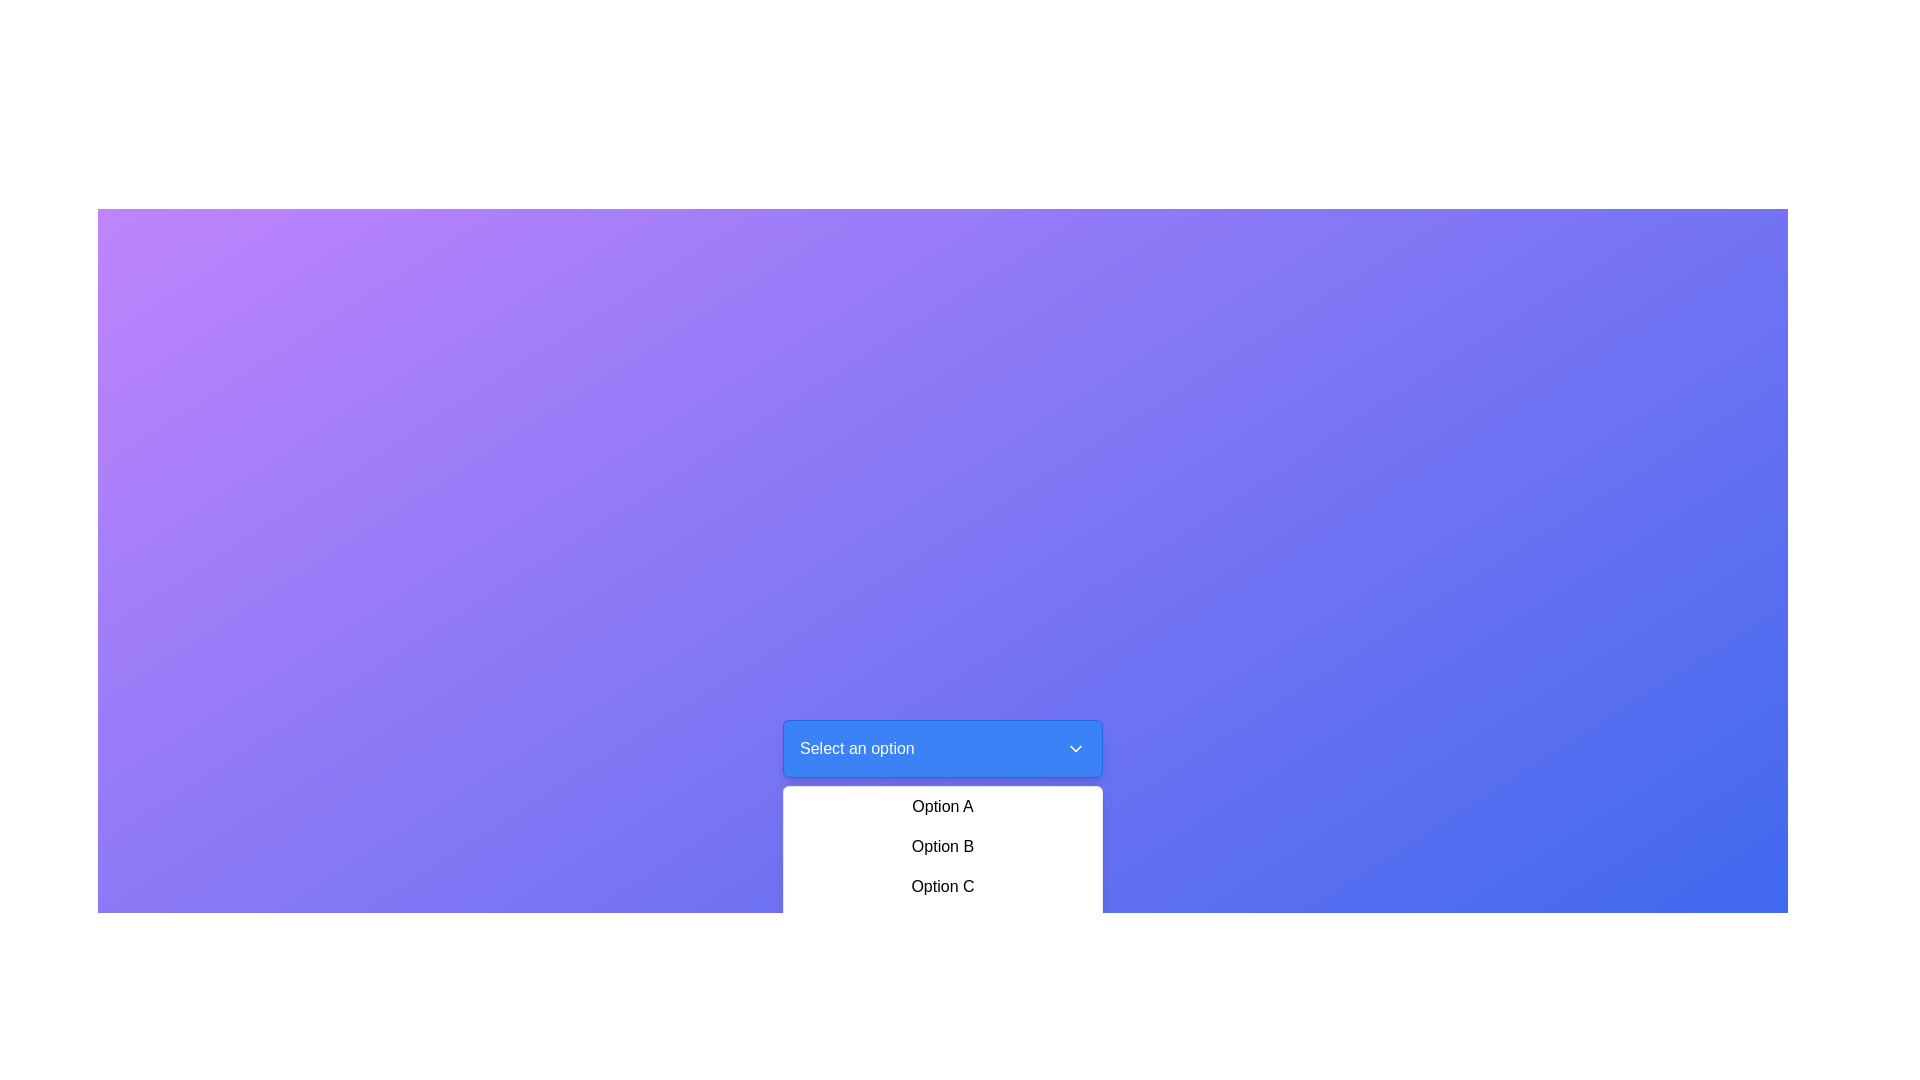  Describe the element at coordinates (941, 847) in the screenshot. I see `the second item` at that location.